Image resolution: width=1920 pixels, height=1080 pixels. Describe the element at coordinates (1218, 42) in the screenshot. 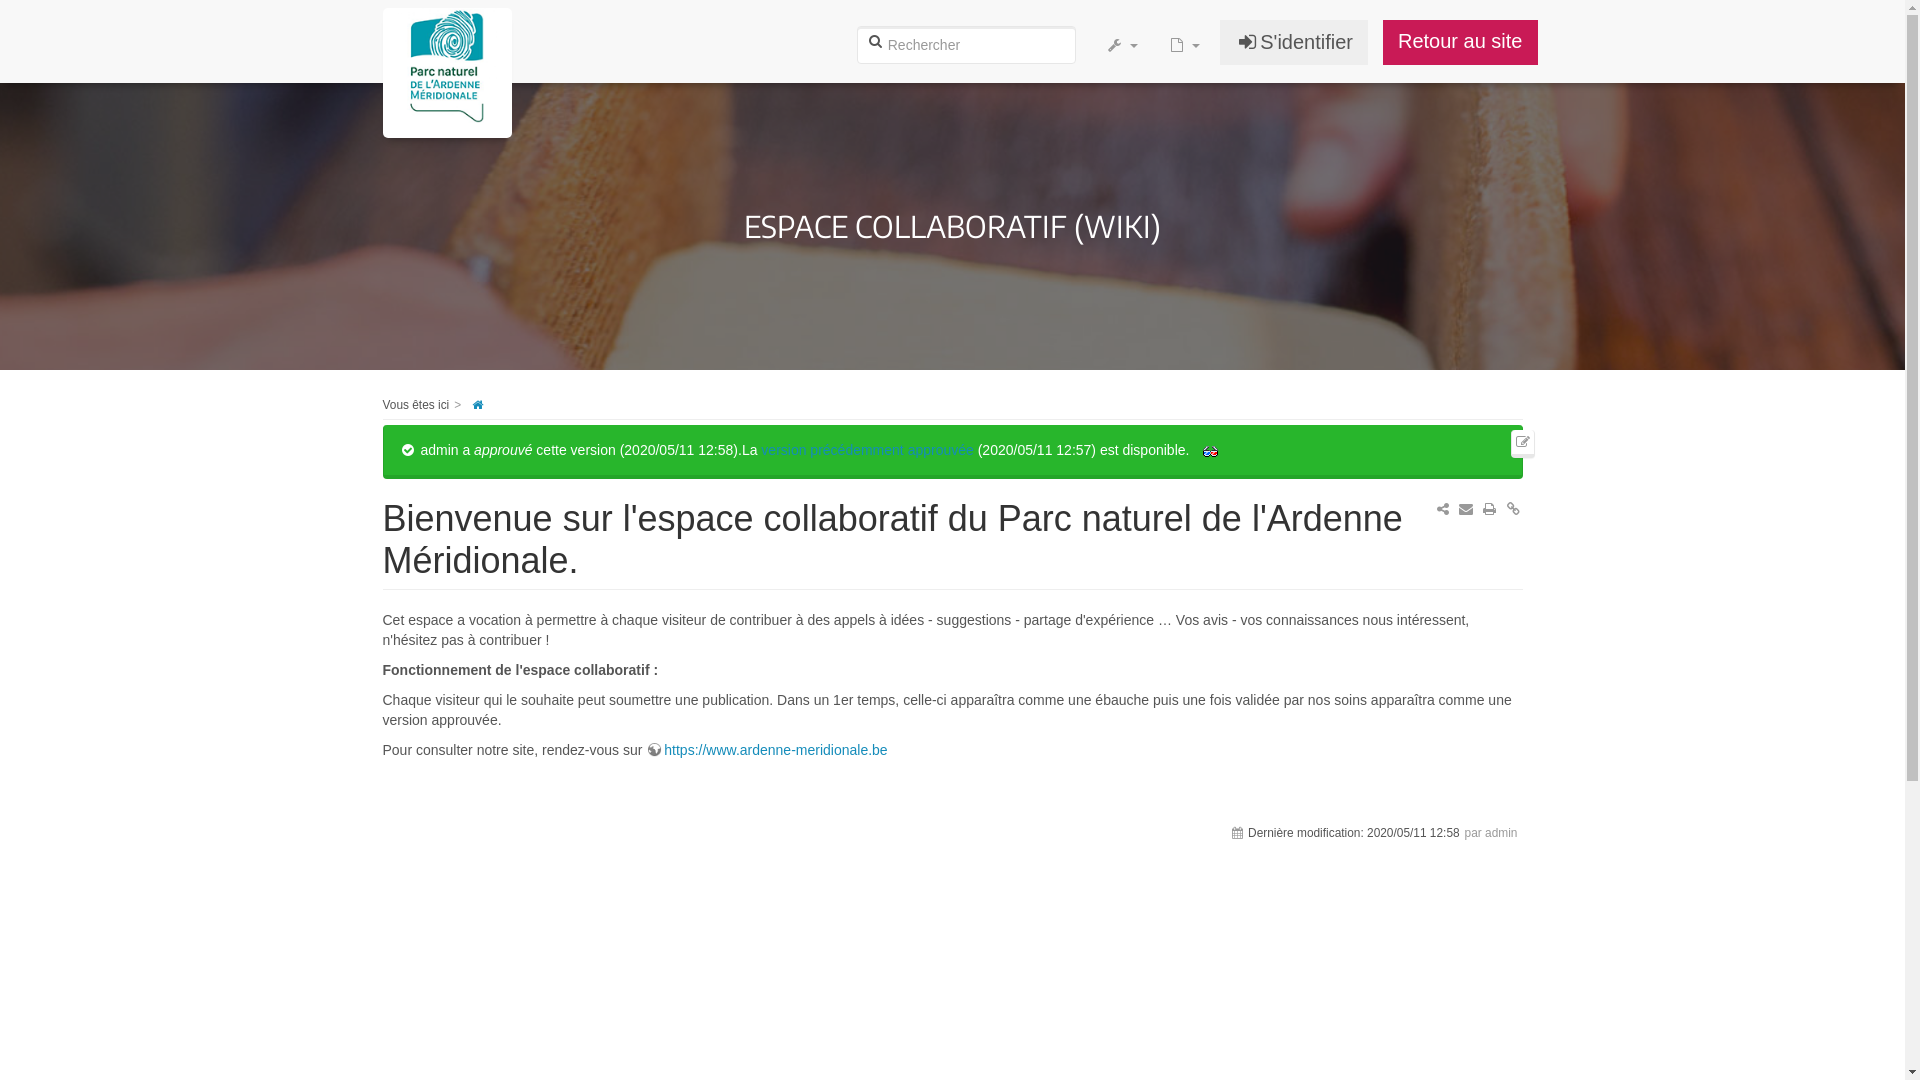

I see `'S'identifier'` at that location.